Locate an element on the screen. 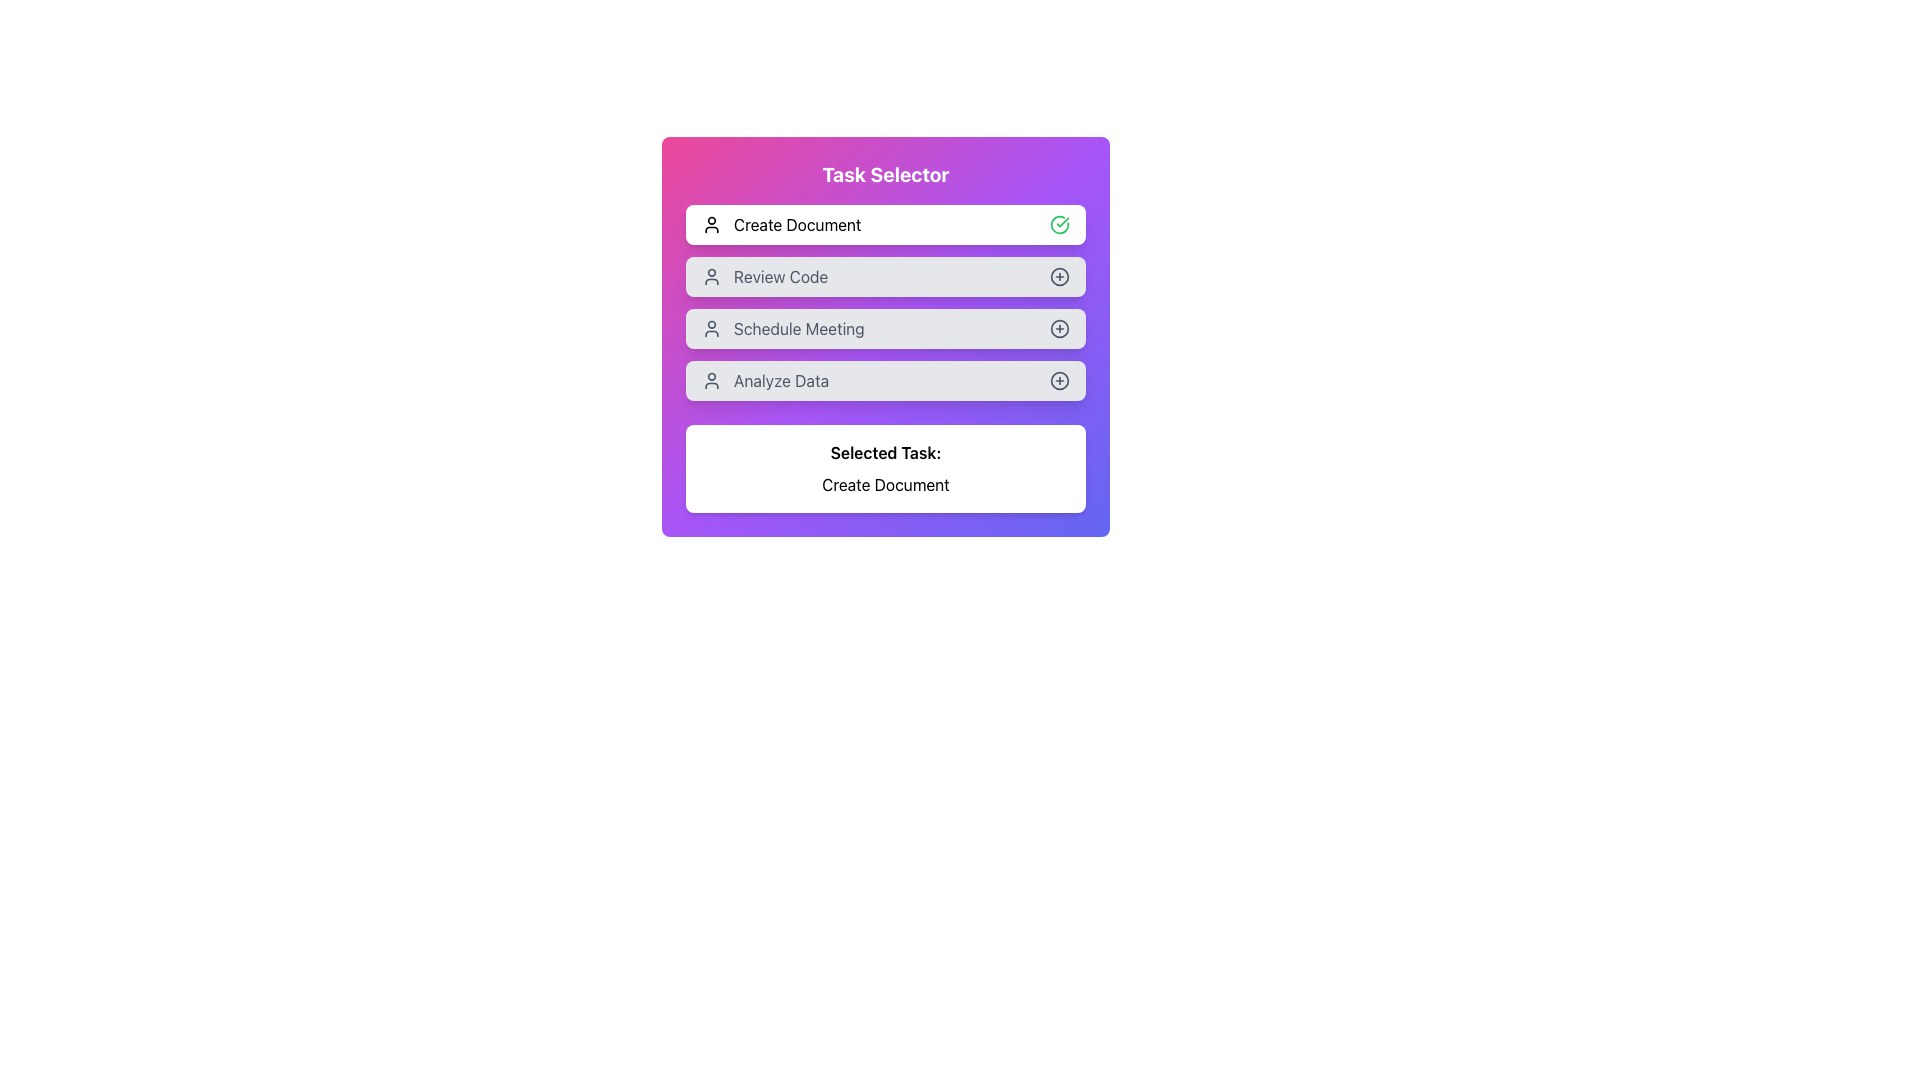  the button located to the right of the 'Review Code' text button in the task selector UI is located at coordinates (1059, 277).